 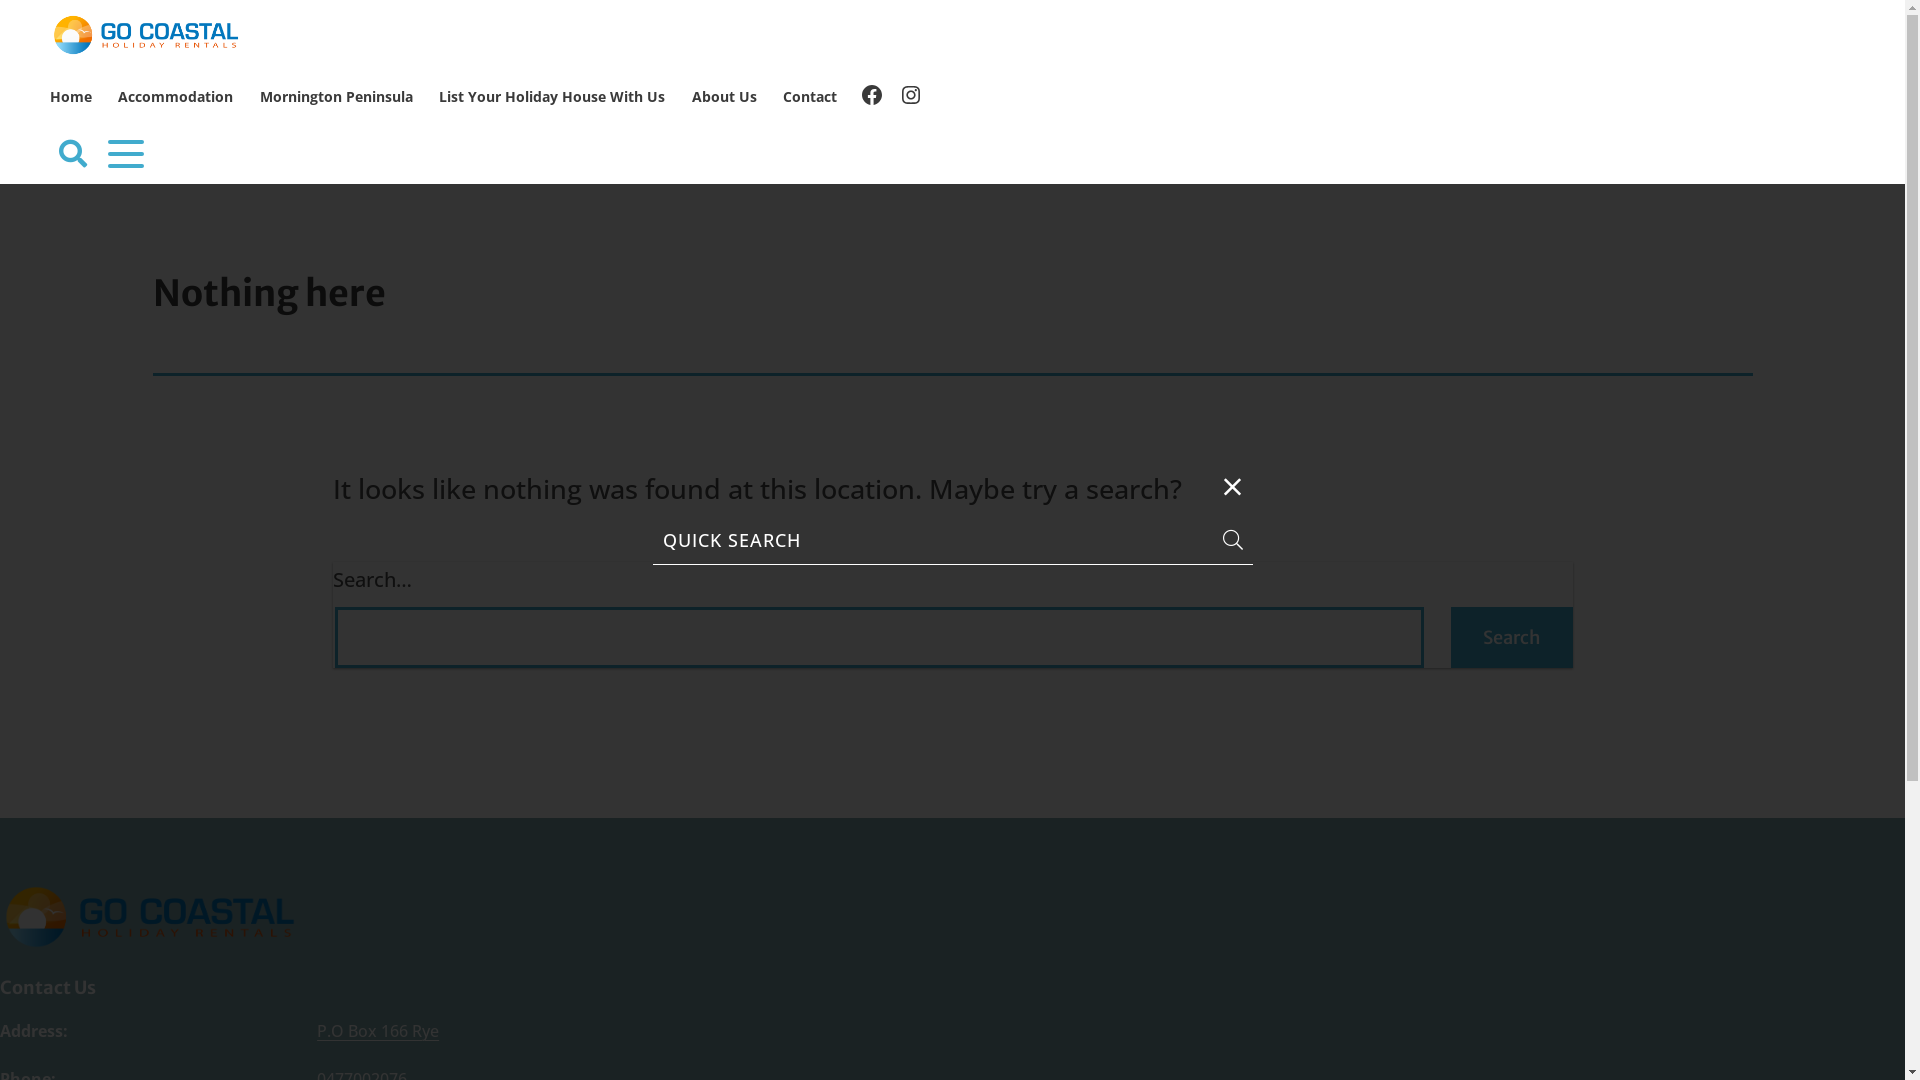 I want to click on 'Mornington Peninsula', so click(x=336, y=97).